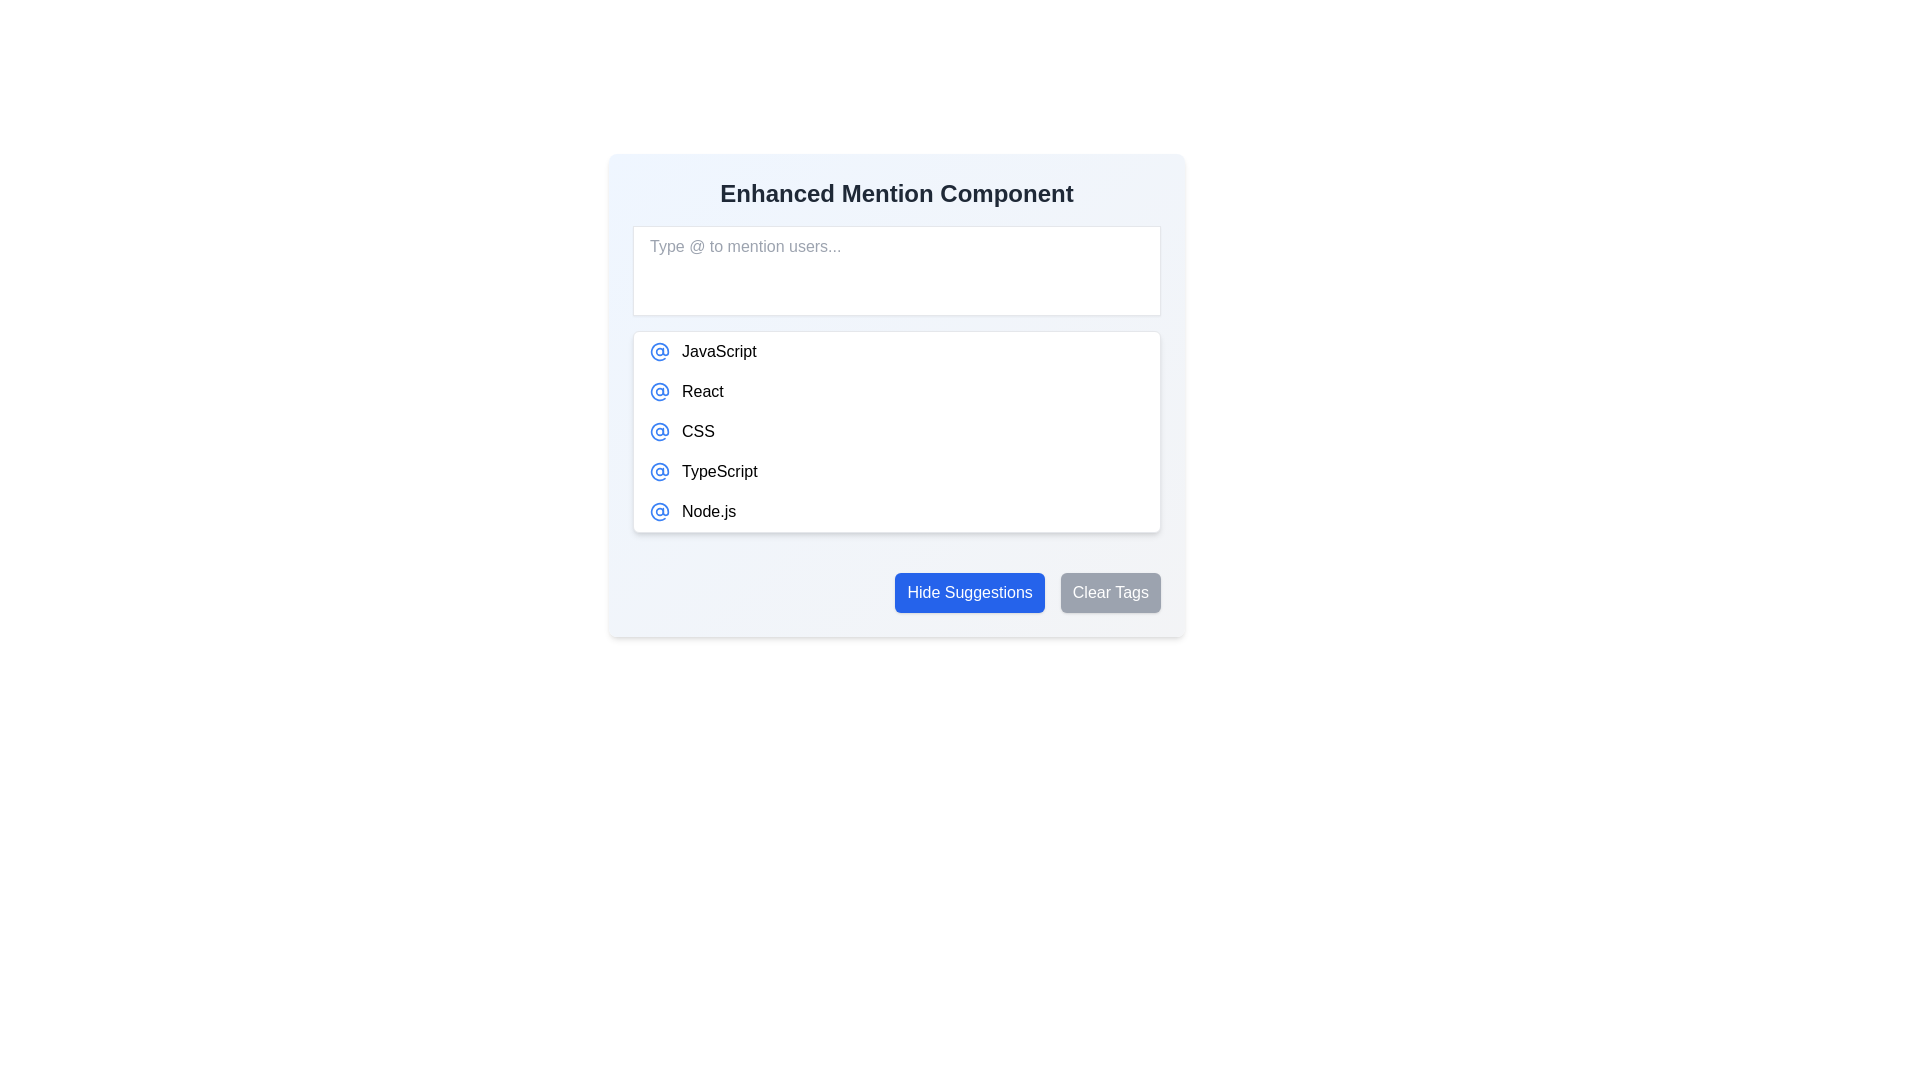 This screenshot has width=1920, height=1080. I want to click on the graphical representation of the '@' sign, which is the second component within the SVG element in the suggestion list of the 'Enhanced Mention Component' text input, located next to the label 'React', so click(660, 350).